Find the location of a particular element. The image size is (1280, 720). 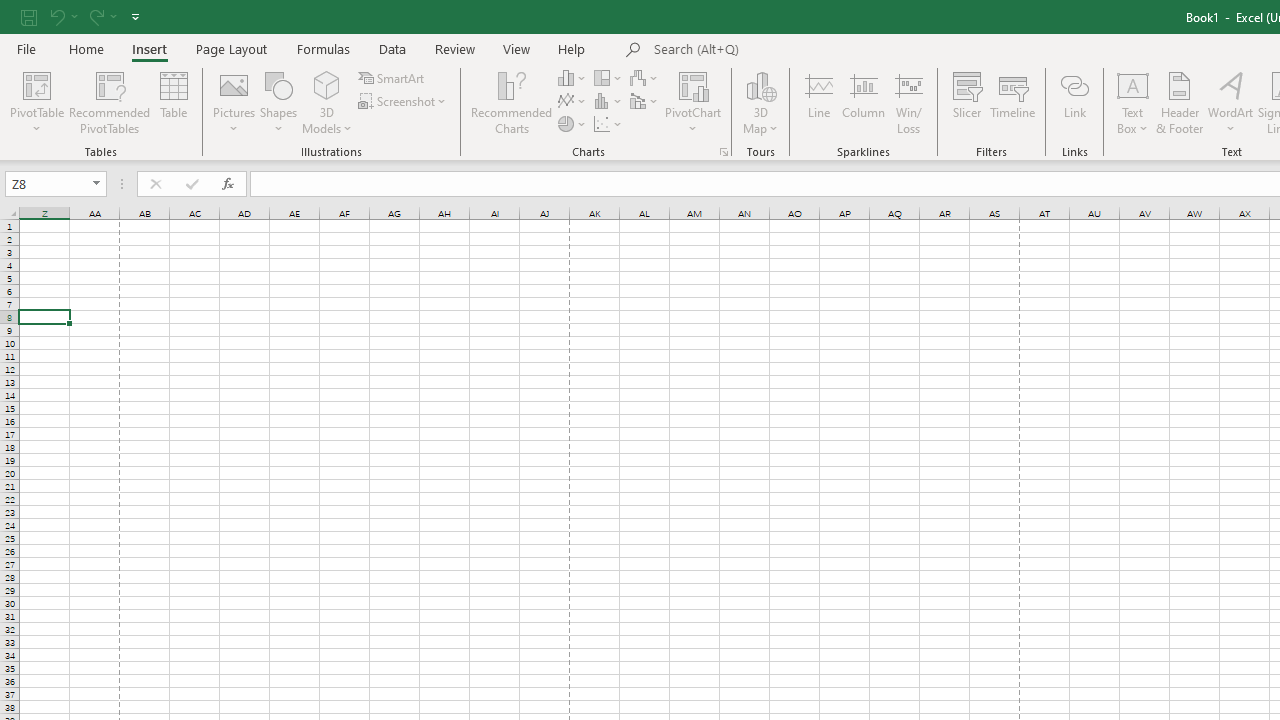

'Insert Column or Bar Chart' is located at coordinates (572, 77).